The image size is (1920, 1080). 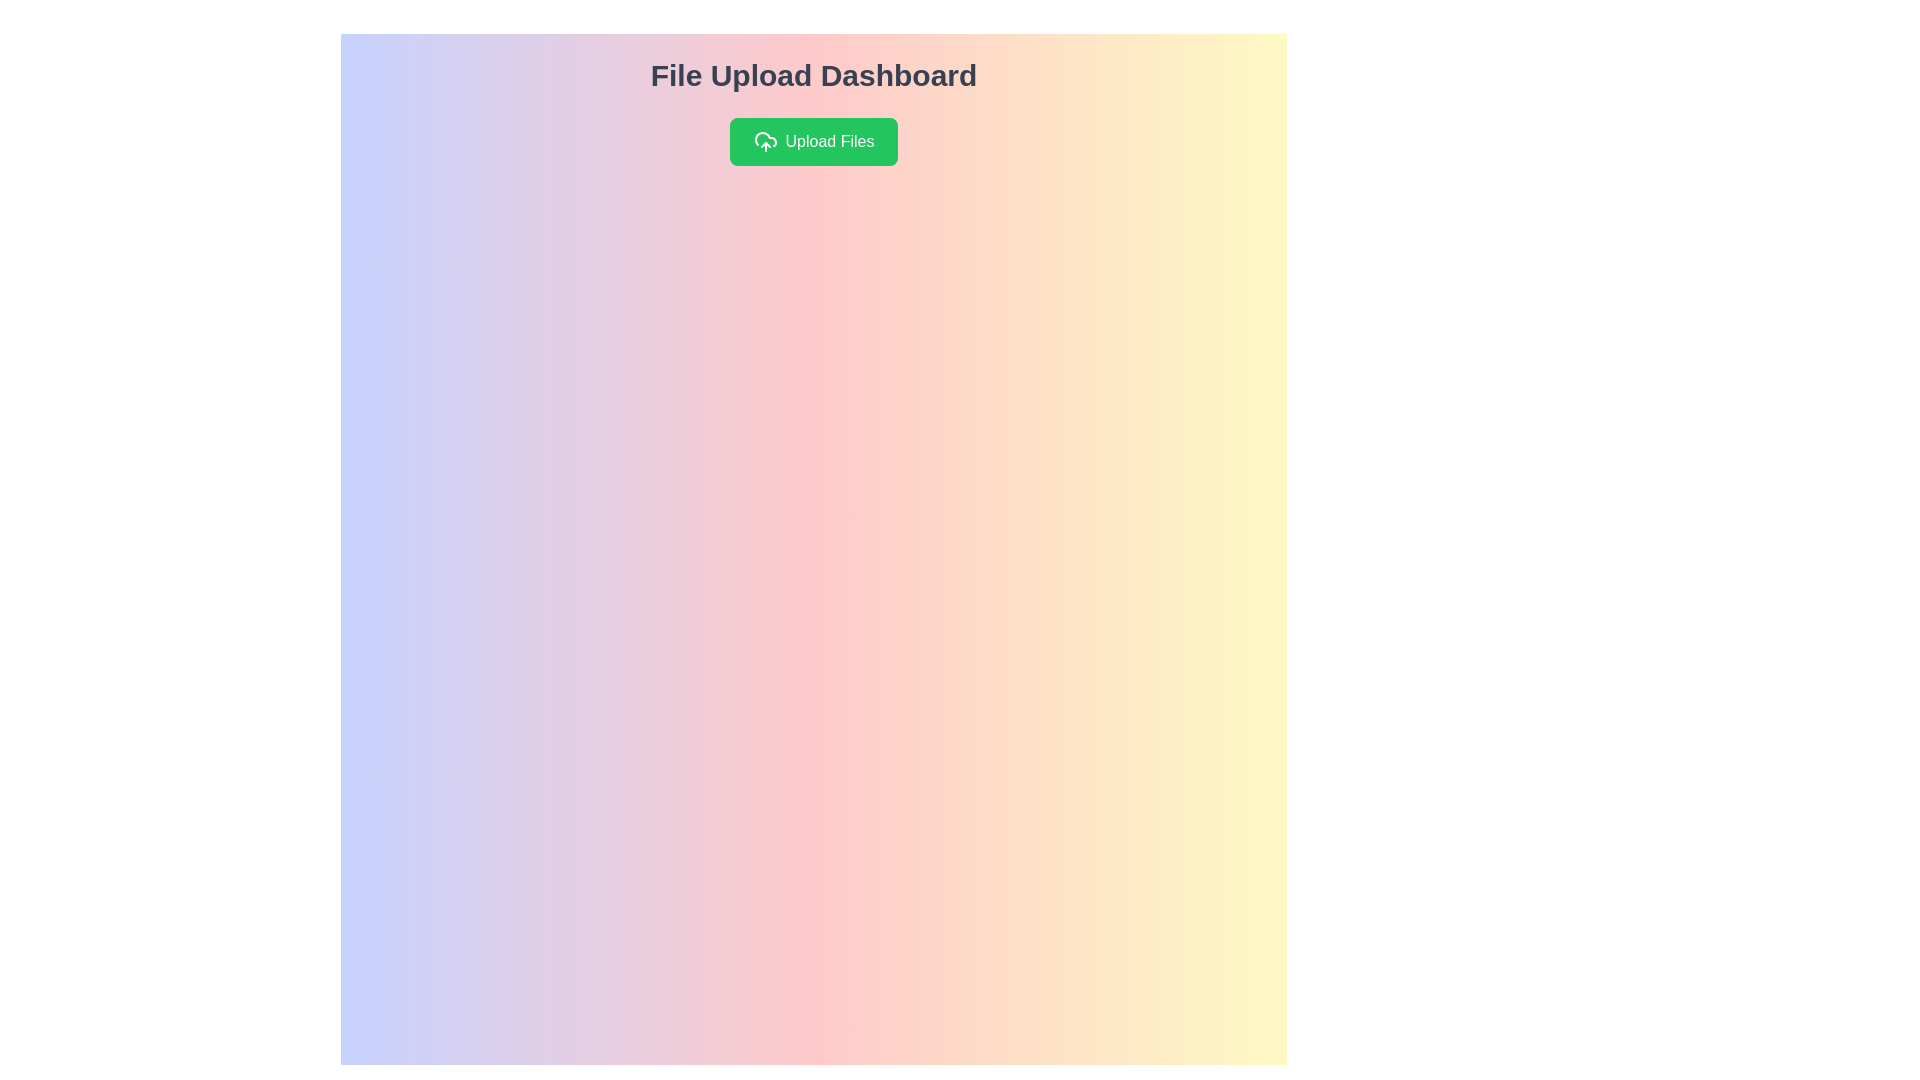 I want to click on the 'Upload Files' button with a green background and white text, which includes a cloud icon with an upward arrow, to change its color, so click(x=814, y=141).